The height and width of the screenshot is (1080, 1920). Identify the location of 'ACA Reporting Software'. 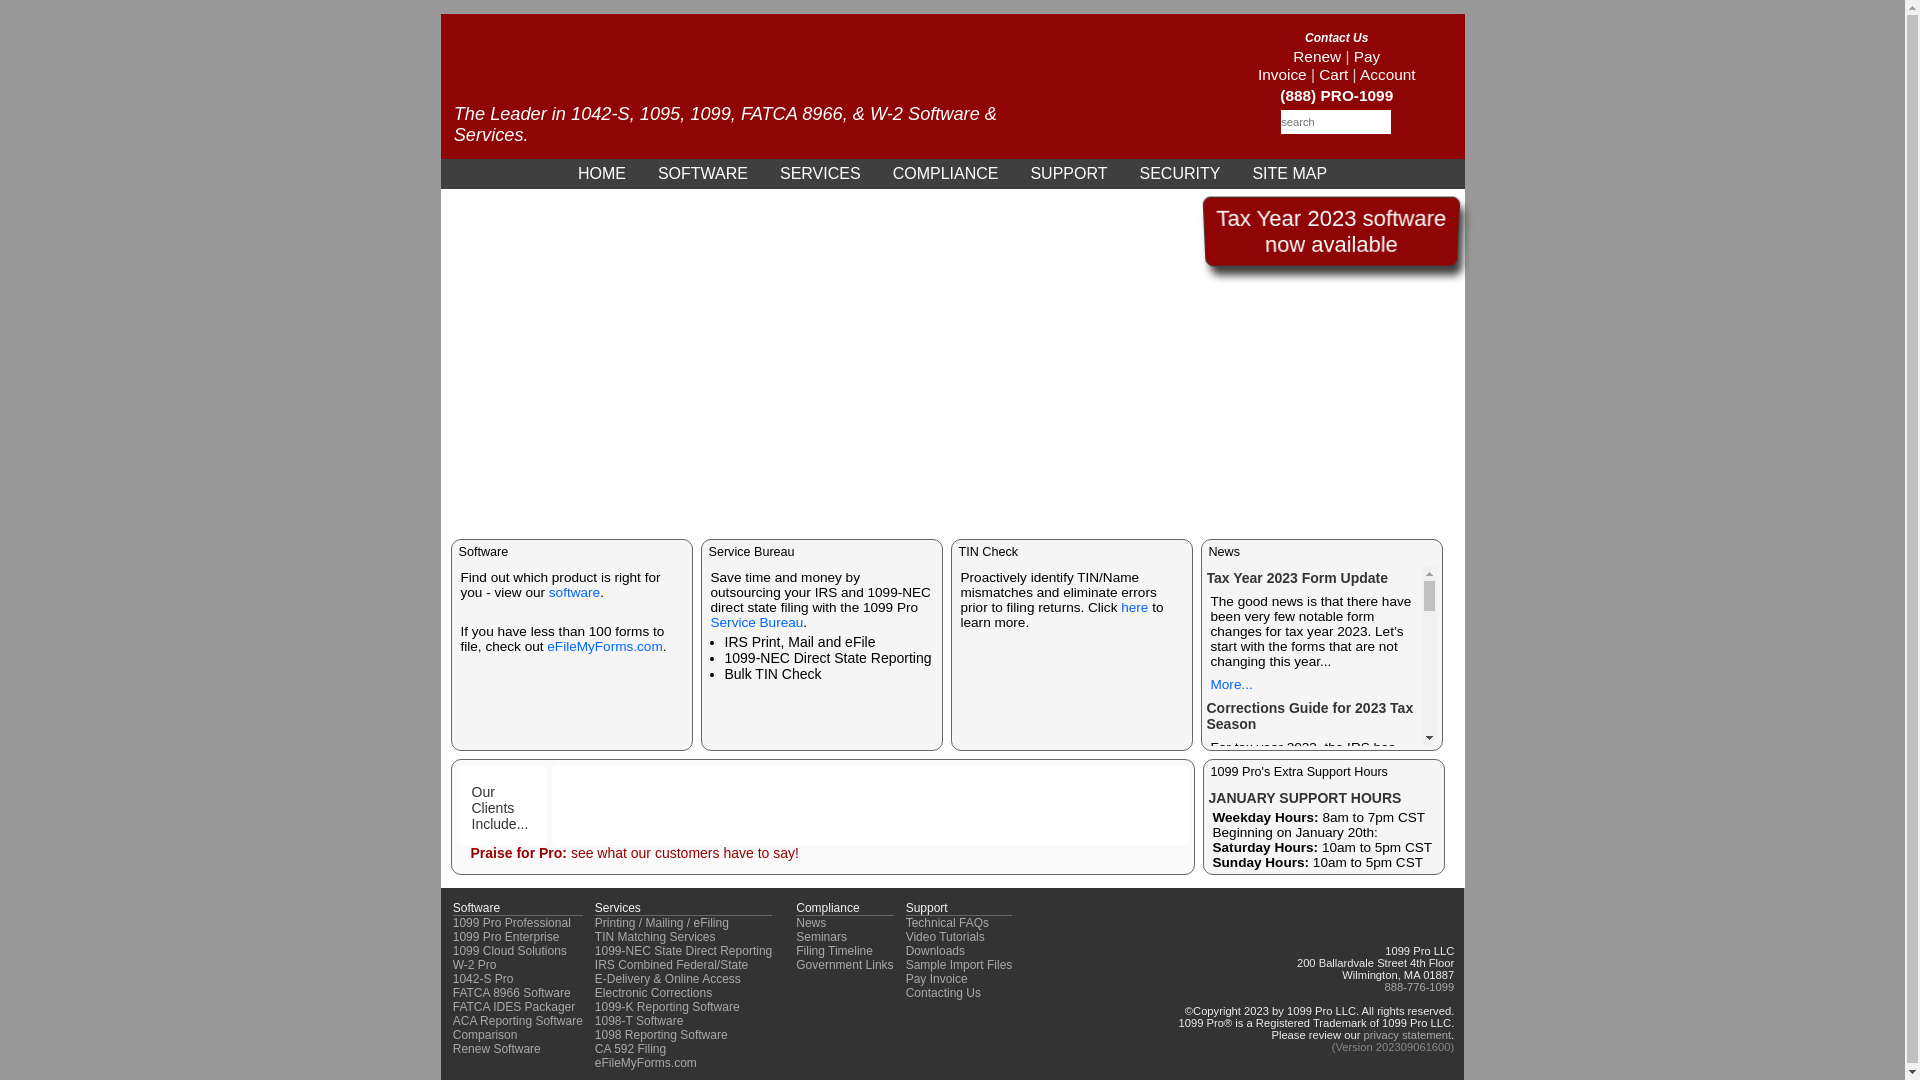
(518, 1021).